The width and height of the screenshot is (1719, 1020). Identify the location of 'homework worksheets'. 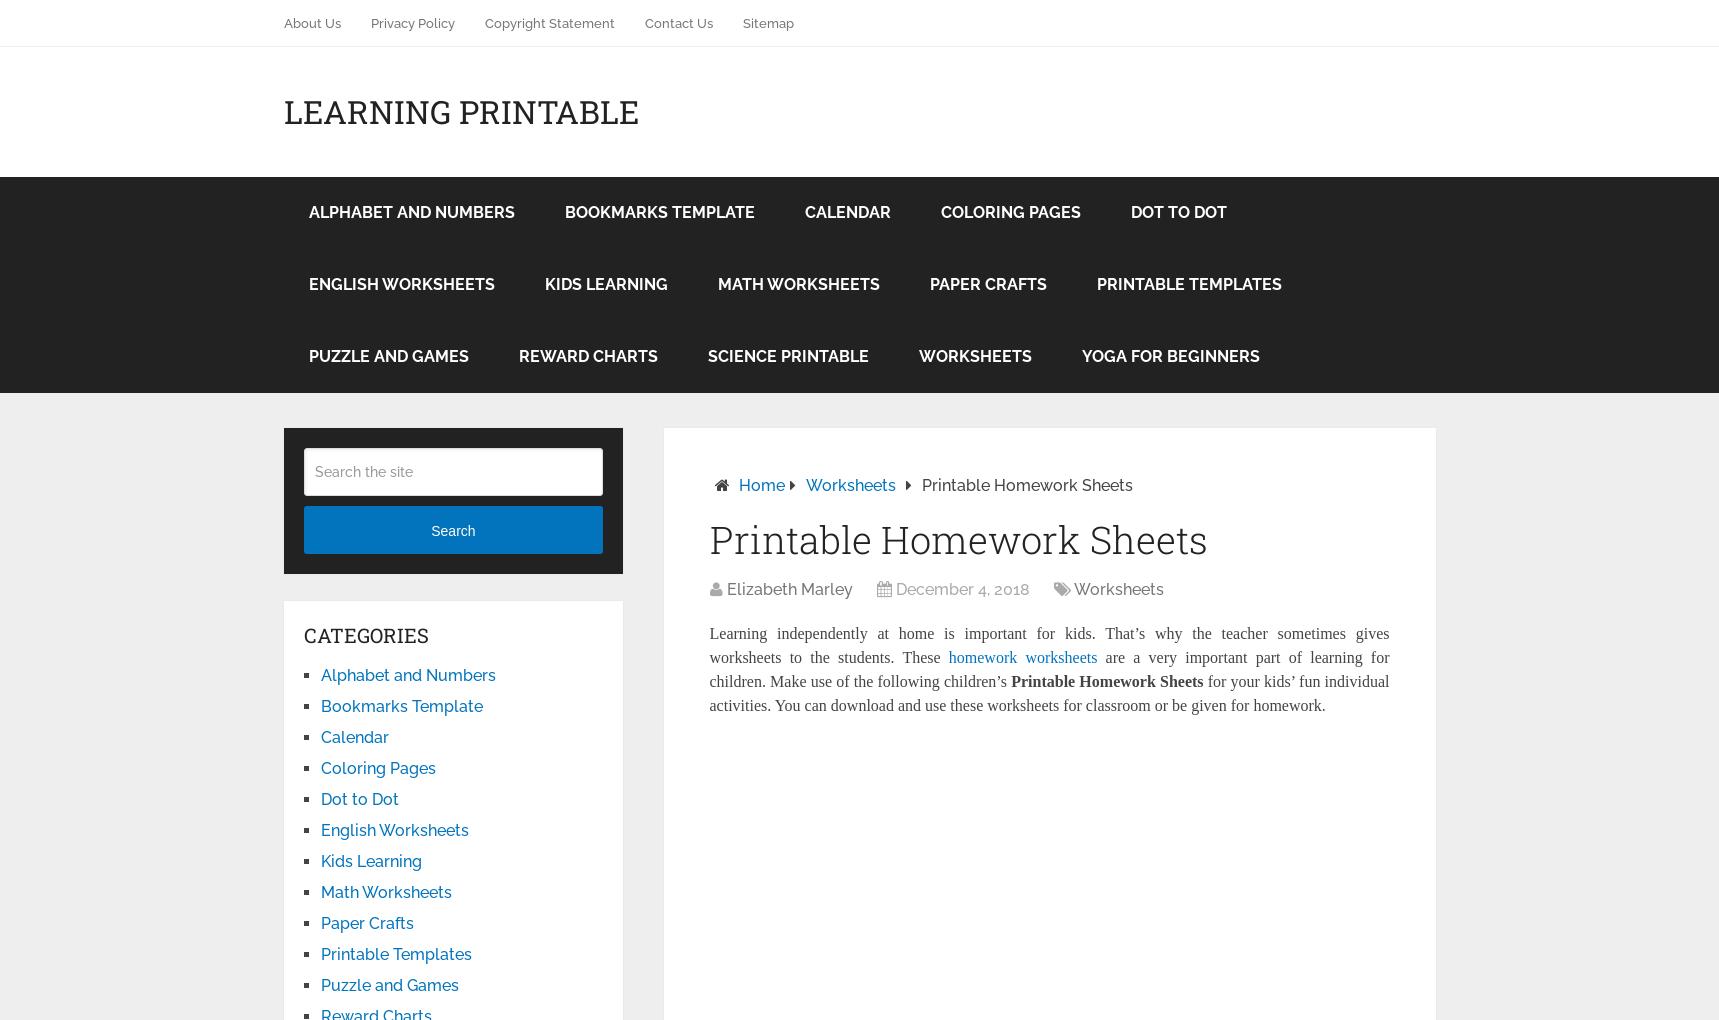
(1022, 657).